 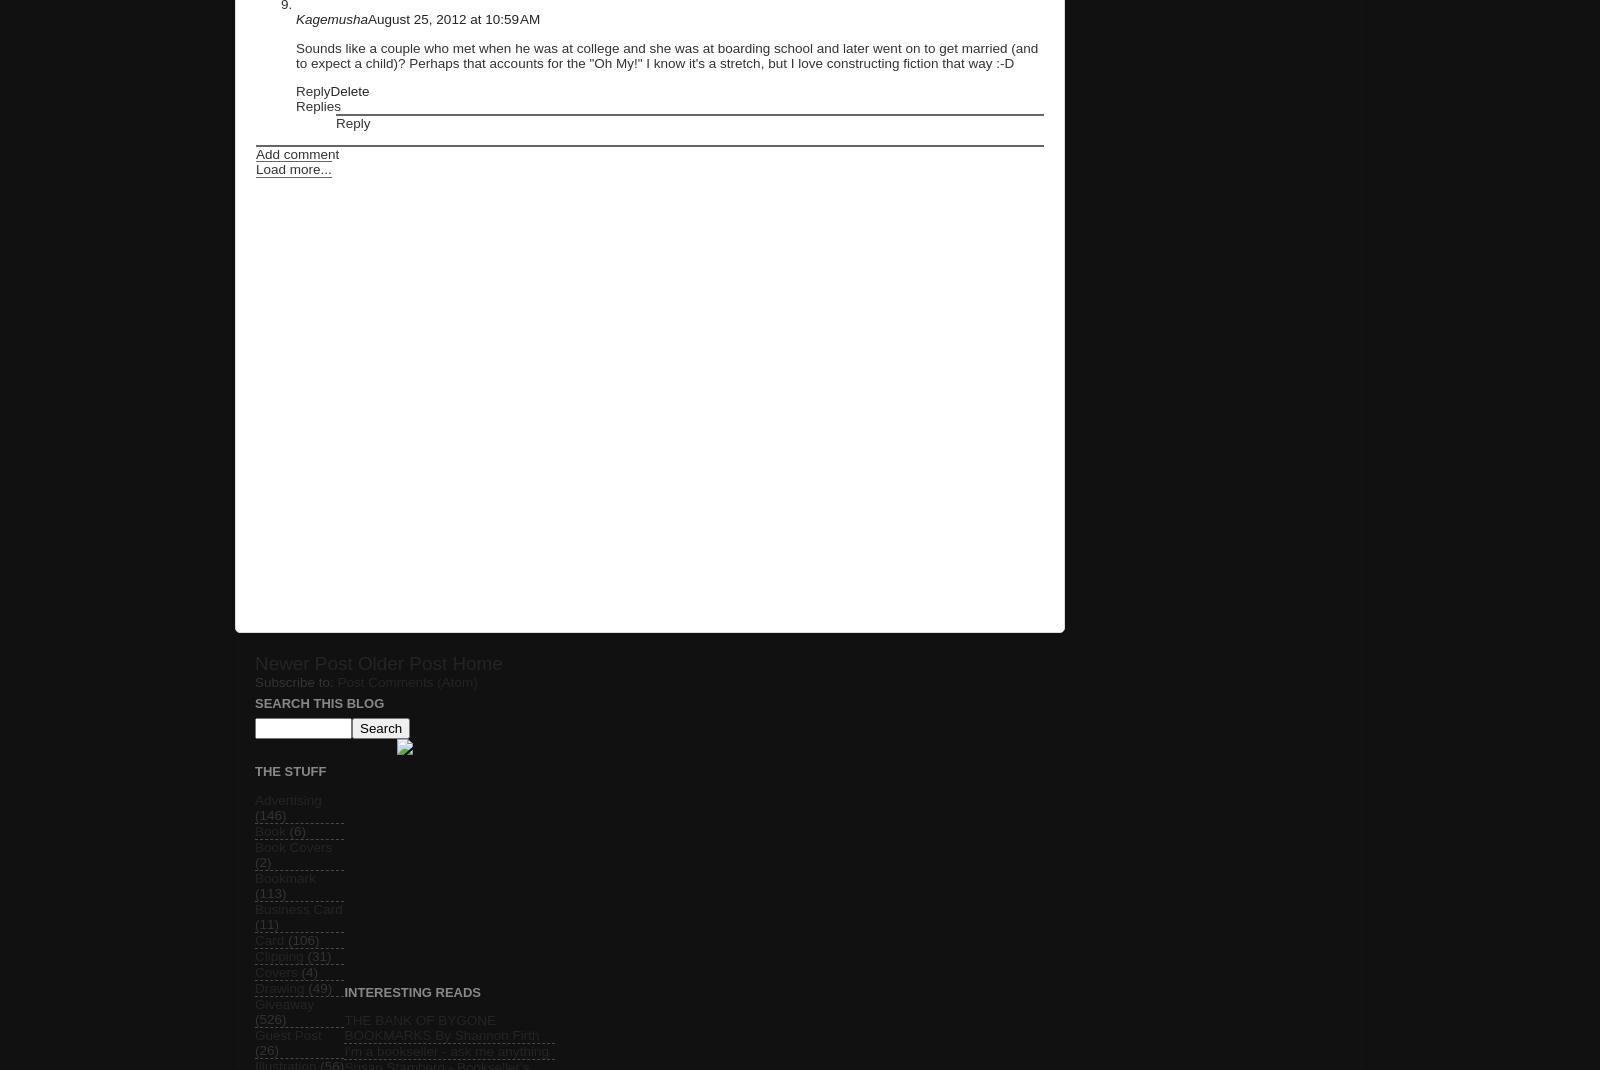 What do you see at coordinates (667, 53) in the screenshot?
I see `'Sounds like a couple who met when he was at college and she was at boarding school and later went on to get married (and to expect a child)? Perhaps that accounts for the "Oh My!"  I know it's a stretch, but I love constructing fiction that way :-D'` at bounding box center [667, 53].